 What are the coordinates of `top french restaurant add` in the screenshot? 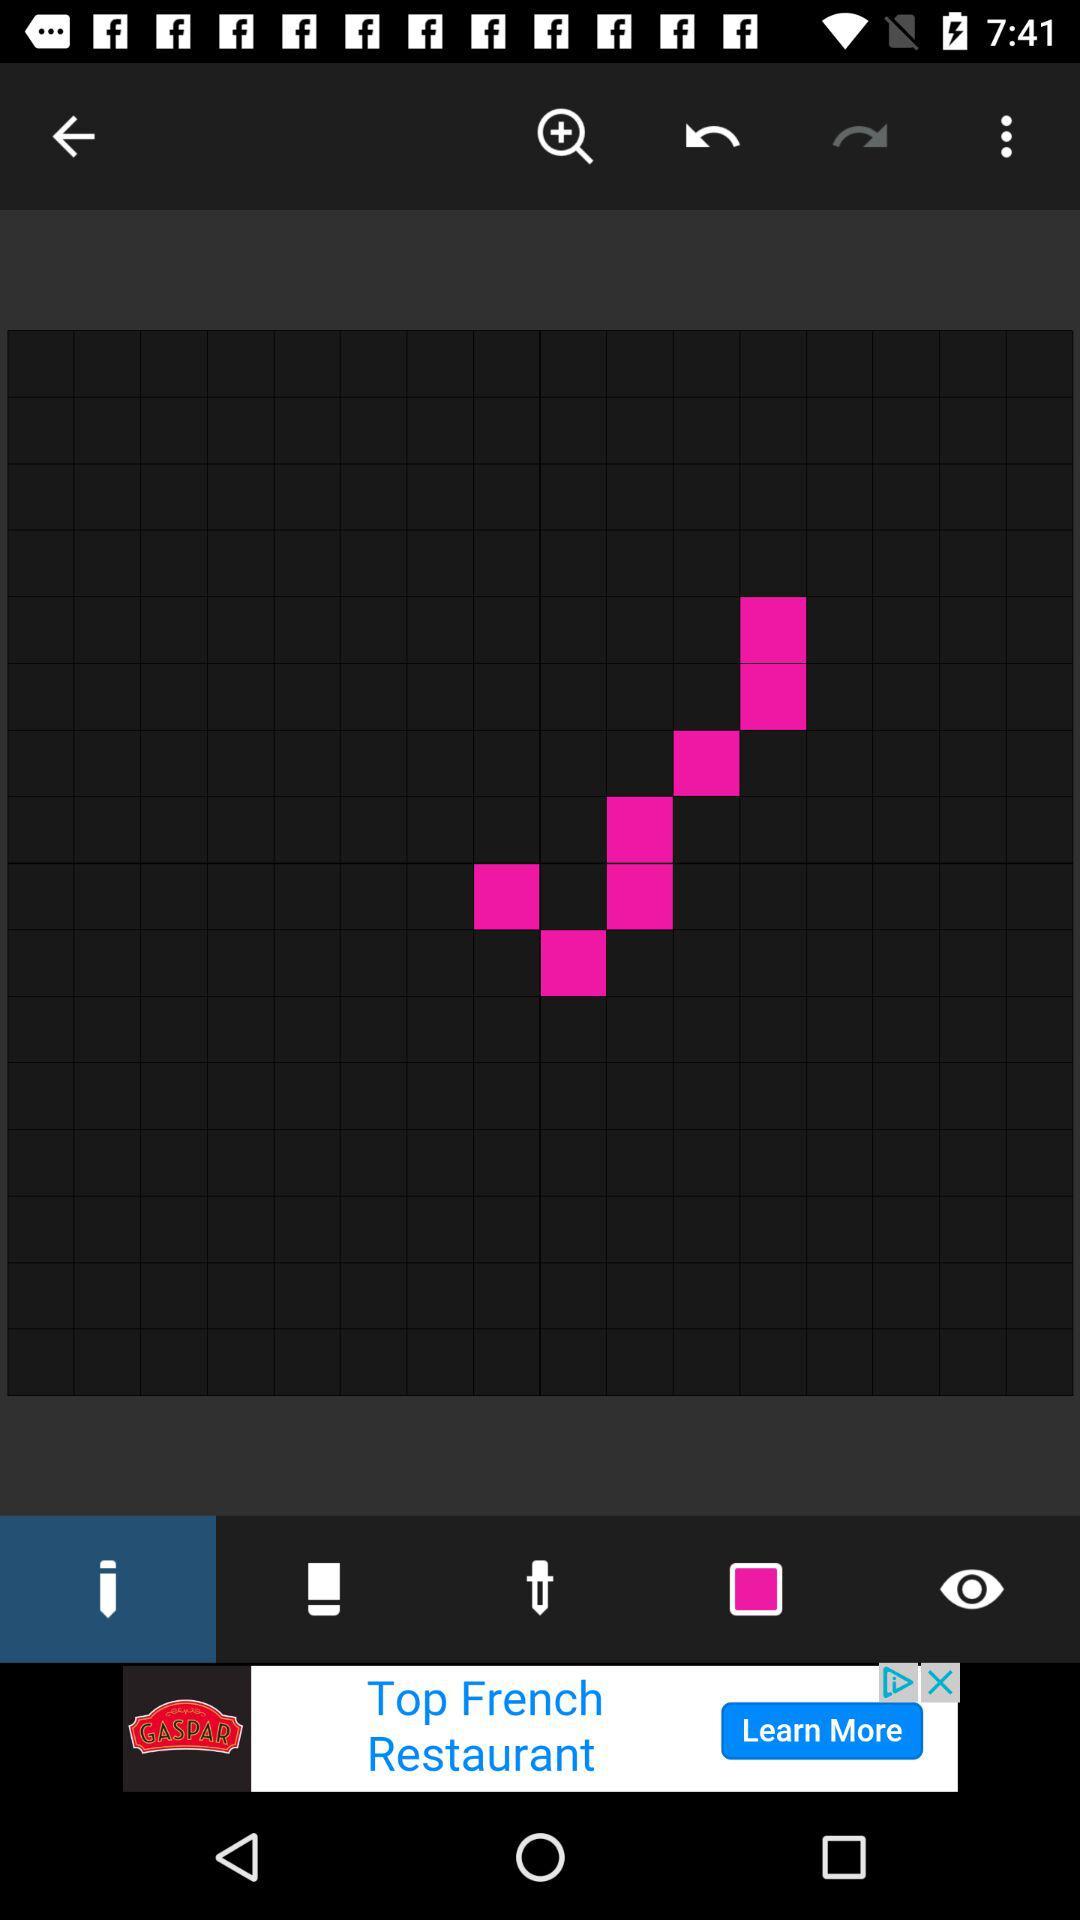 It's located at (540, 1727).